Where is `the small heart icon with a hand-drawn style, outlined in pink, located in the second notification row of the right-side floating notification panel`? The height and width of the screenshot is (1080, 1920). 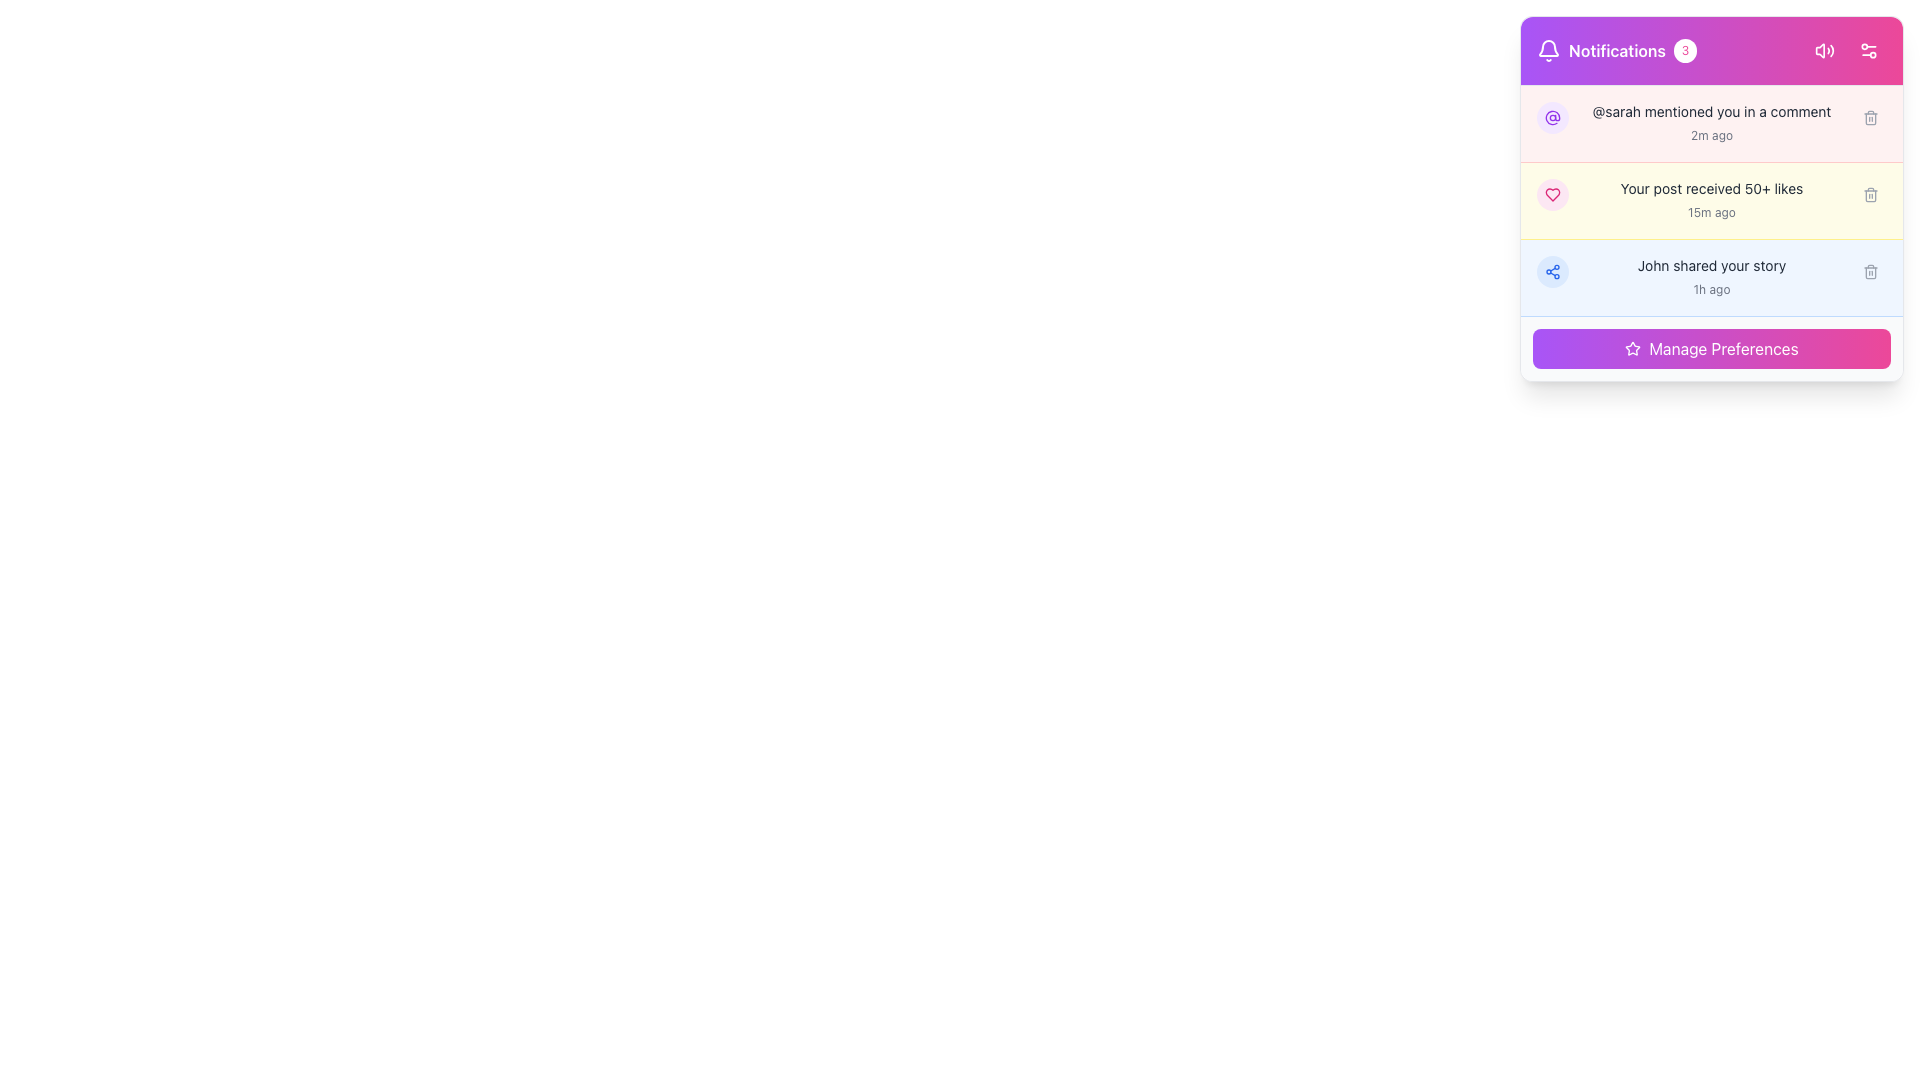 the small heart icon with a hand-drawn style, outlined in pink, located in the second notification row of the right-side floating notification panel is located at coordinates (1552, 195).